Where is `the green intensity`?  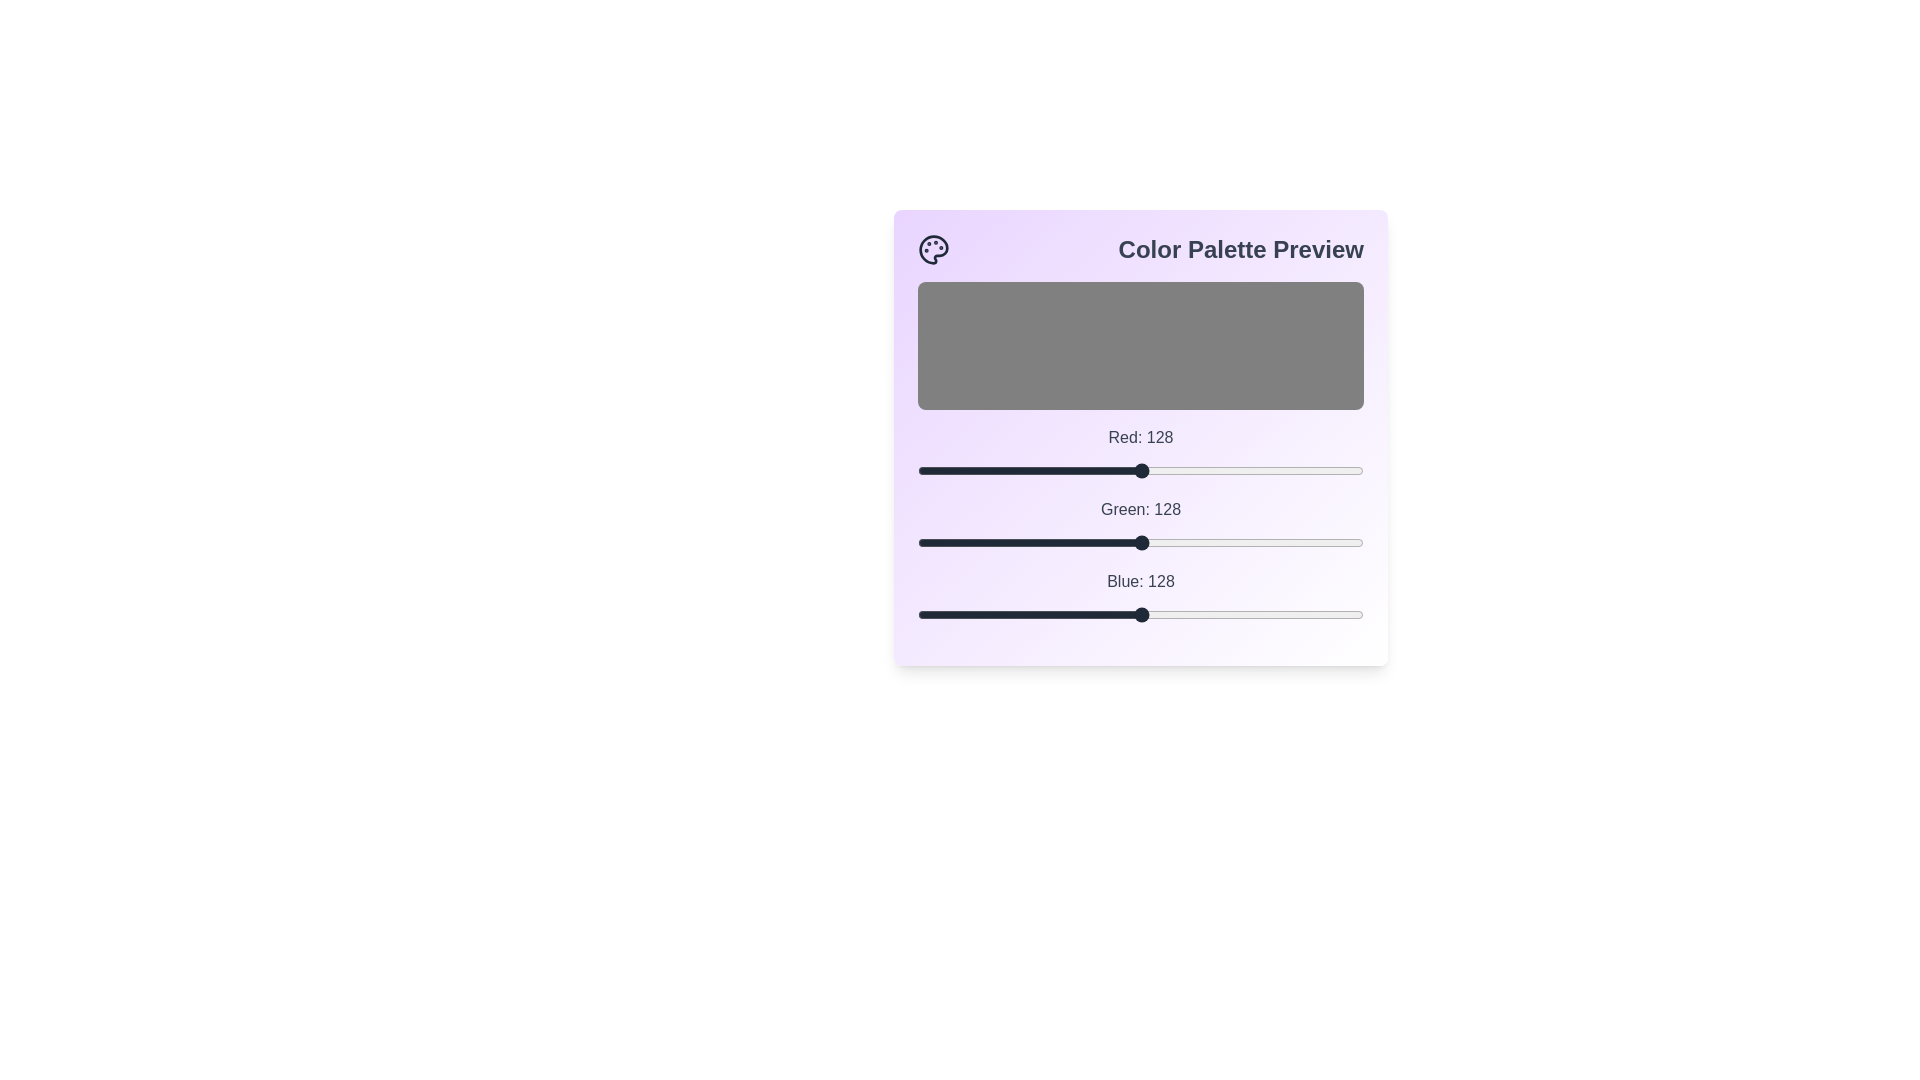 the green intensity is located at coordinates (1090, 543).